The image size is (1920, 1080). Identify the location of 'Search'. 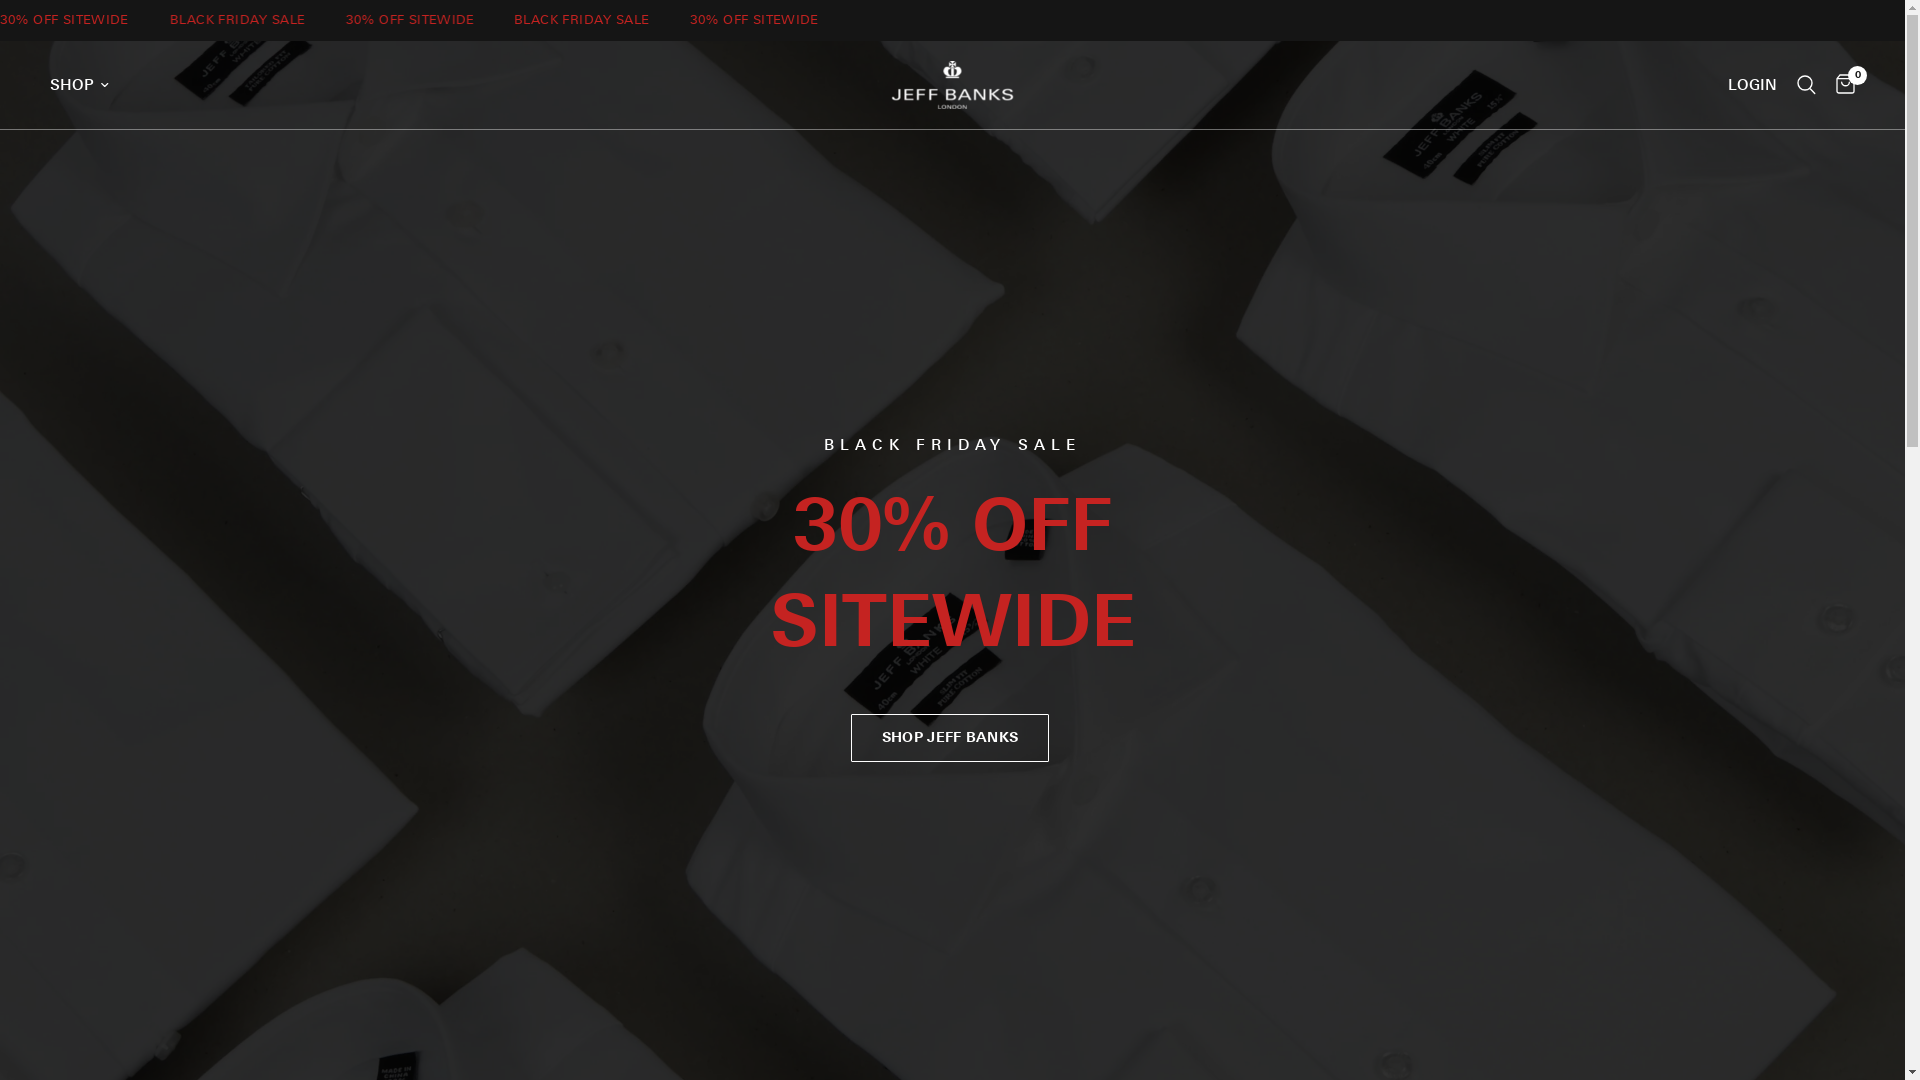
(1806, 83).